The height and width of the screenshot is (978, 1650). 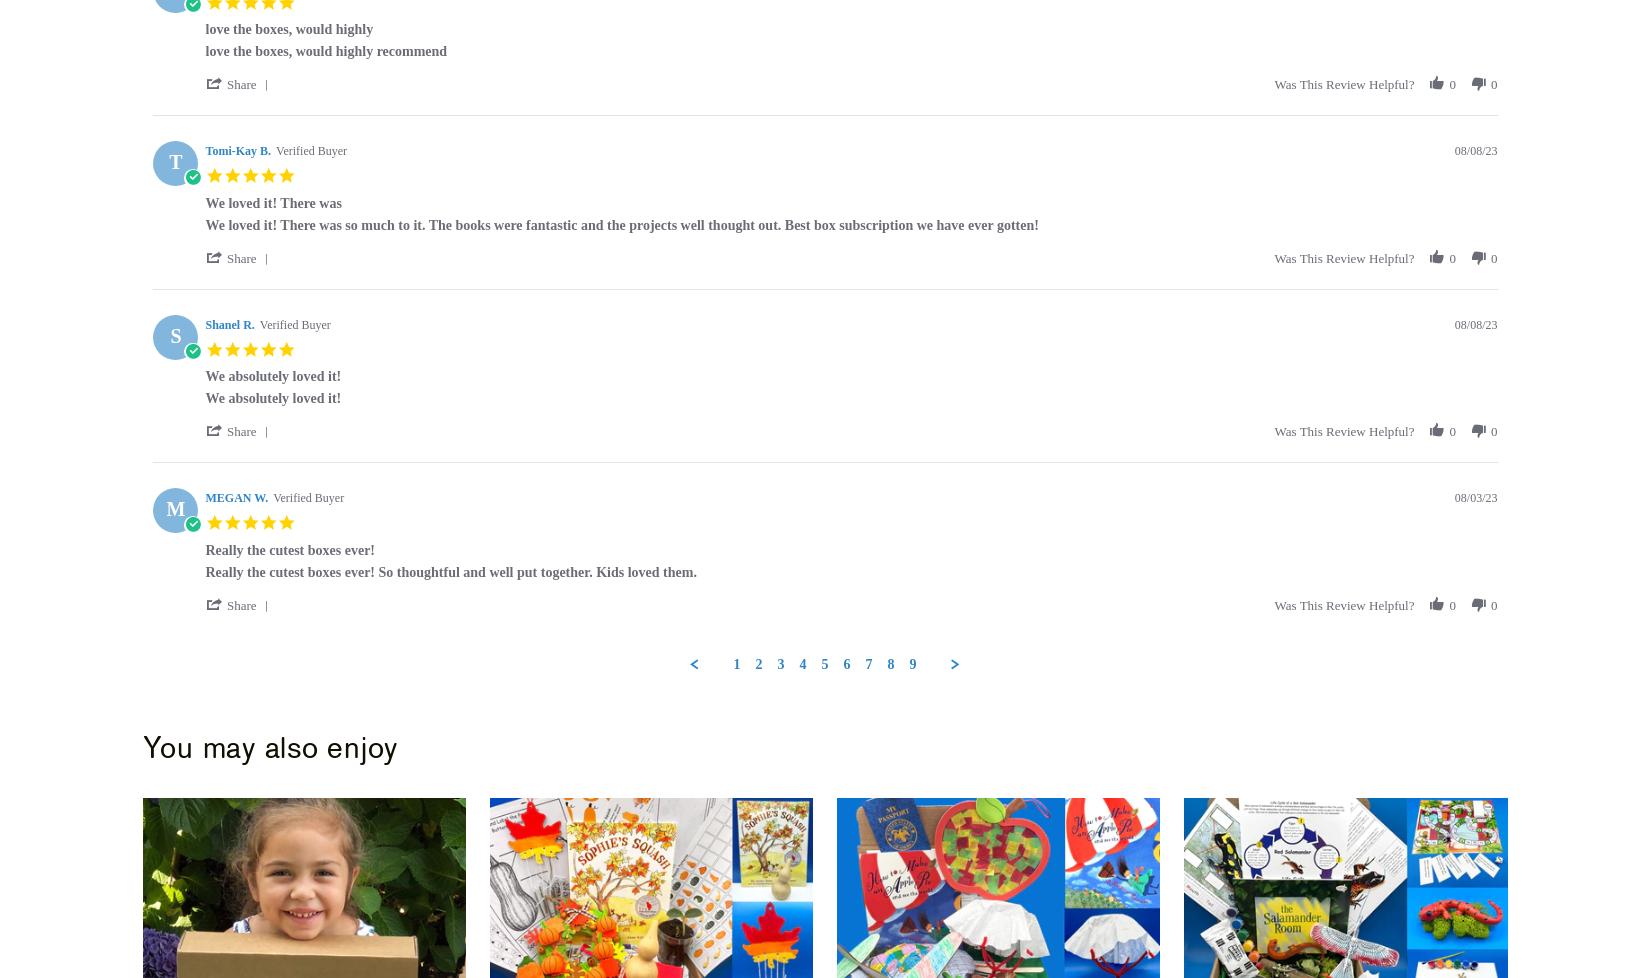 What do you see at coordinates (779, 663) in the screenshot?
I see `'3'` at bounding box center [779, 663].